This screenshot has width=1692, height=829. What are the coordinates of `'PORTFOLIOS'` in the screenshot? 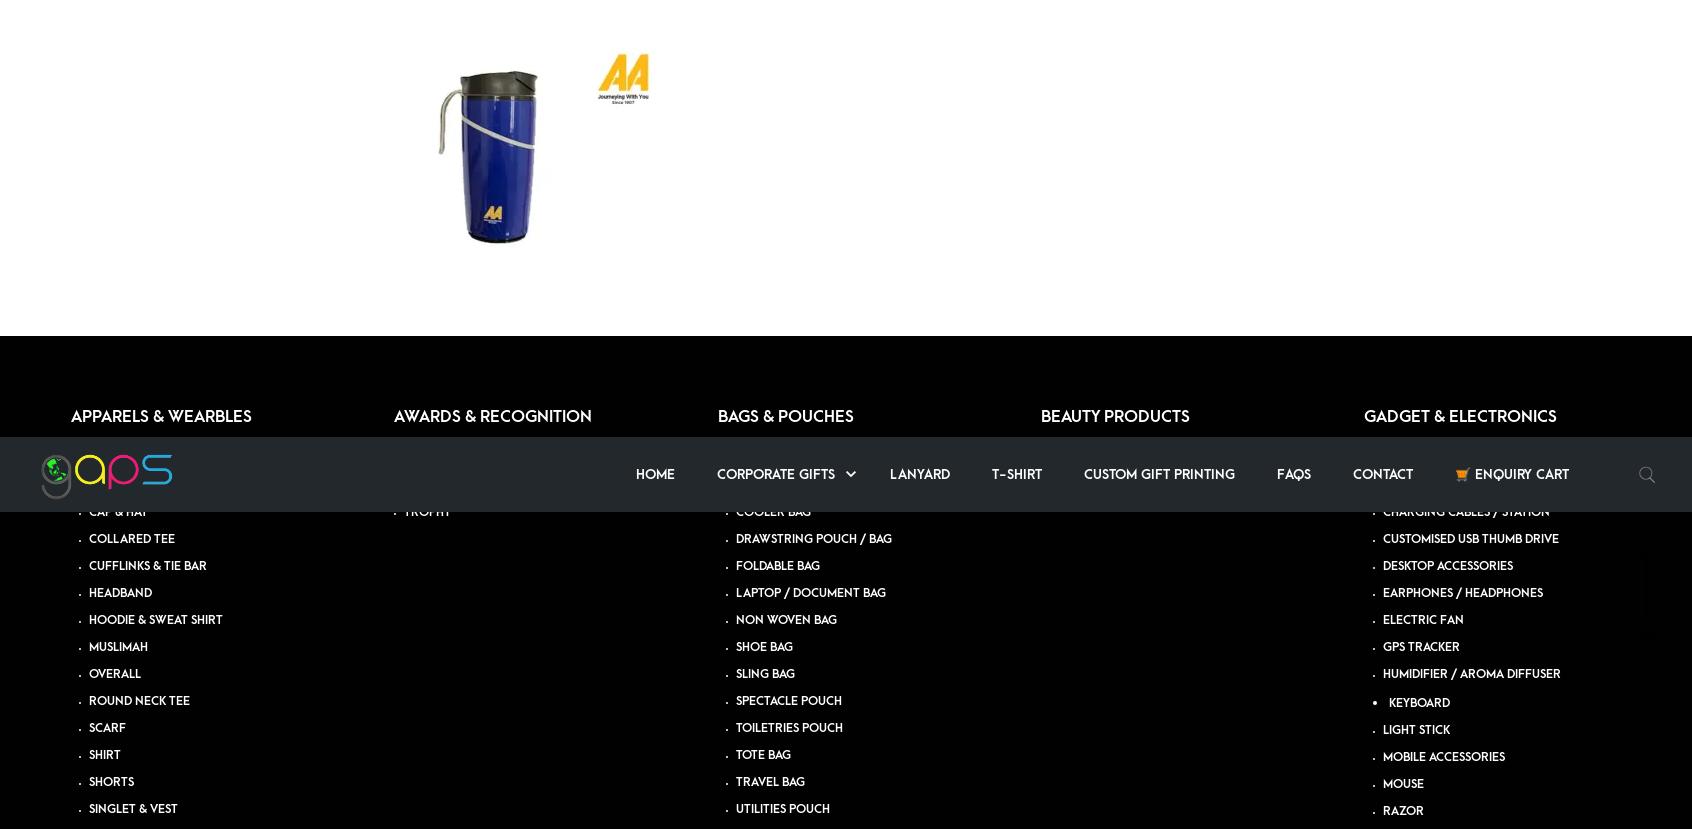 It's located at (1096, 147).